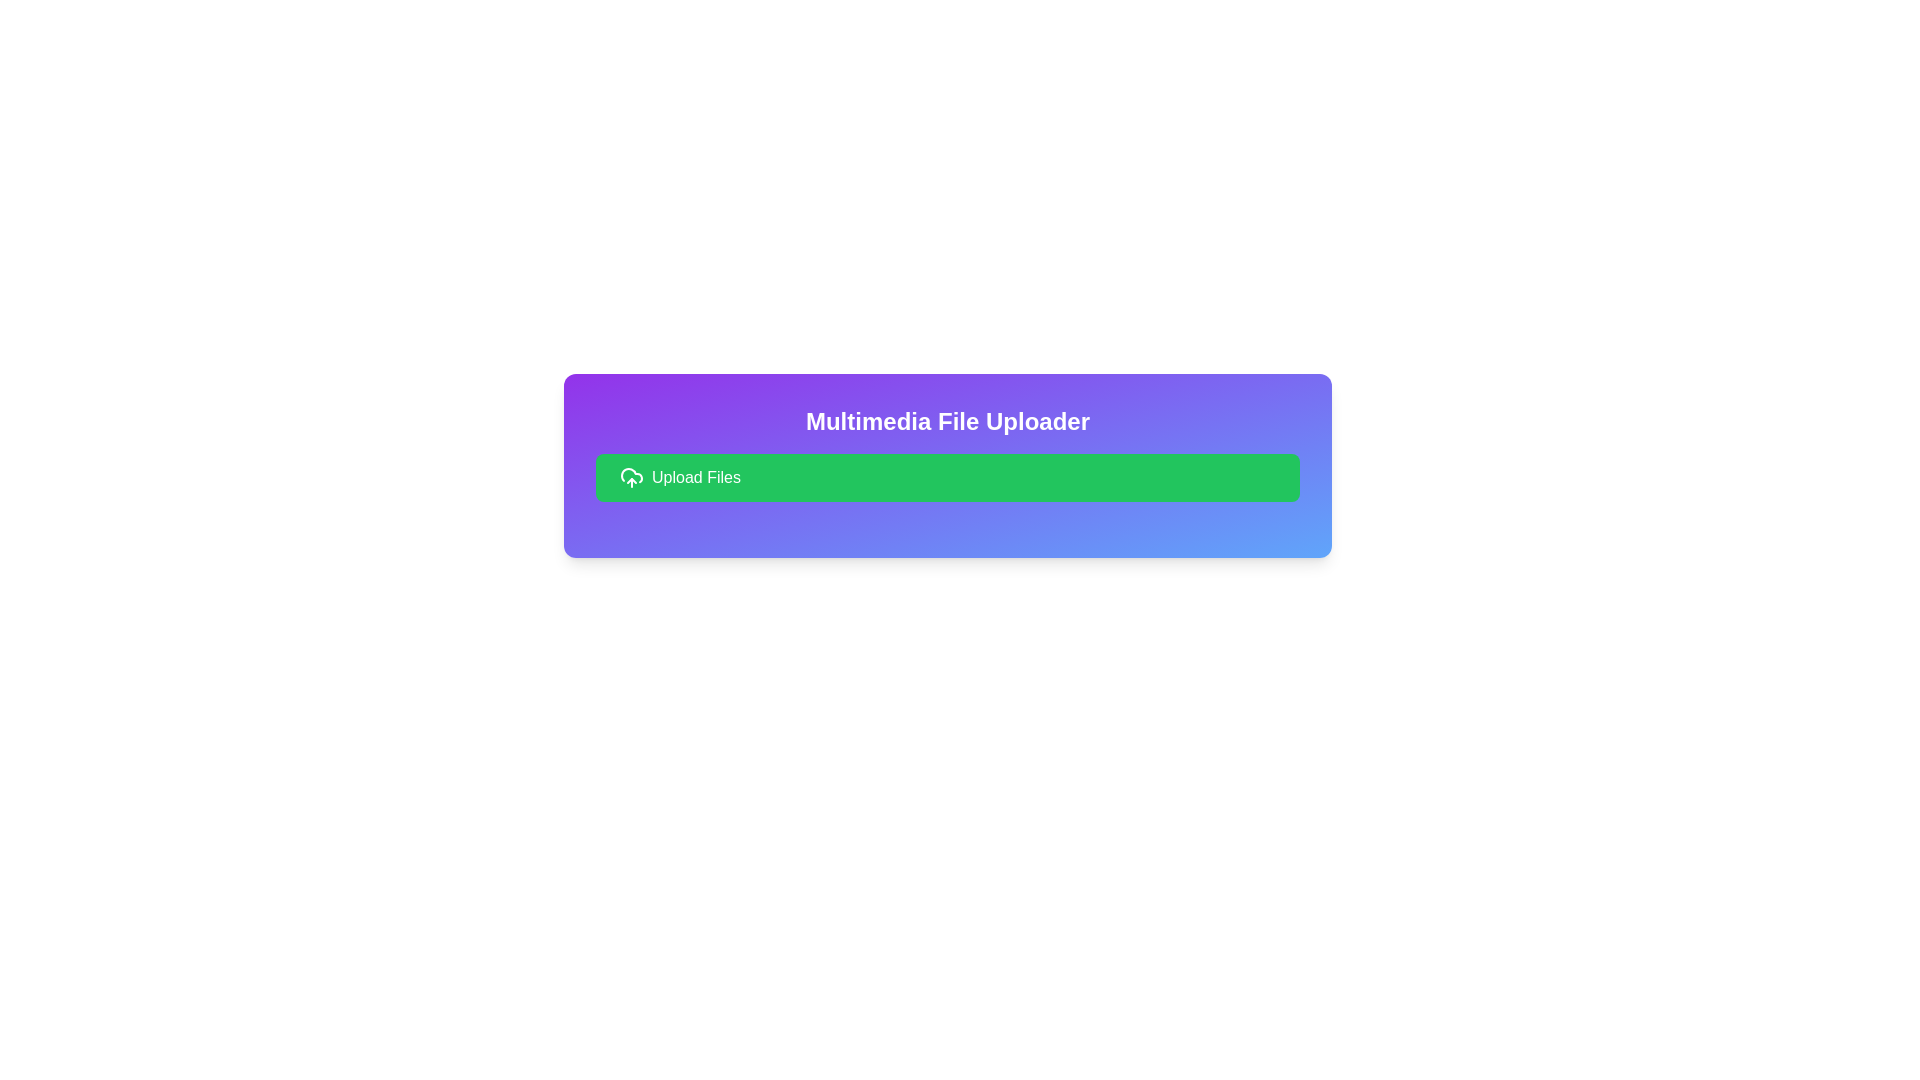  What do you see at coordinates (631, 478) in the screenshot?
I see `the interactive upload icon` at bounding box center [631, 478].